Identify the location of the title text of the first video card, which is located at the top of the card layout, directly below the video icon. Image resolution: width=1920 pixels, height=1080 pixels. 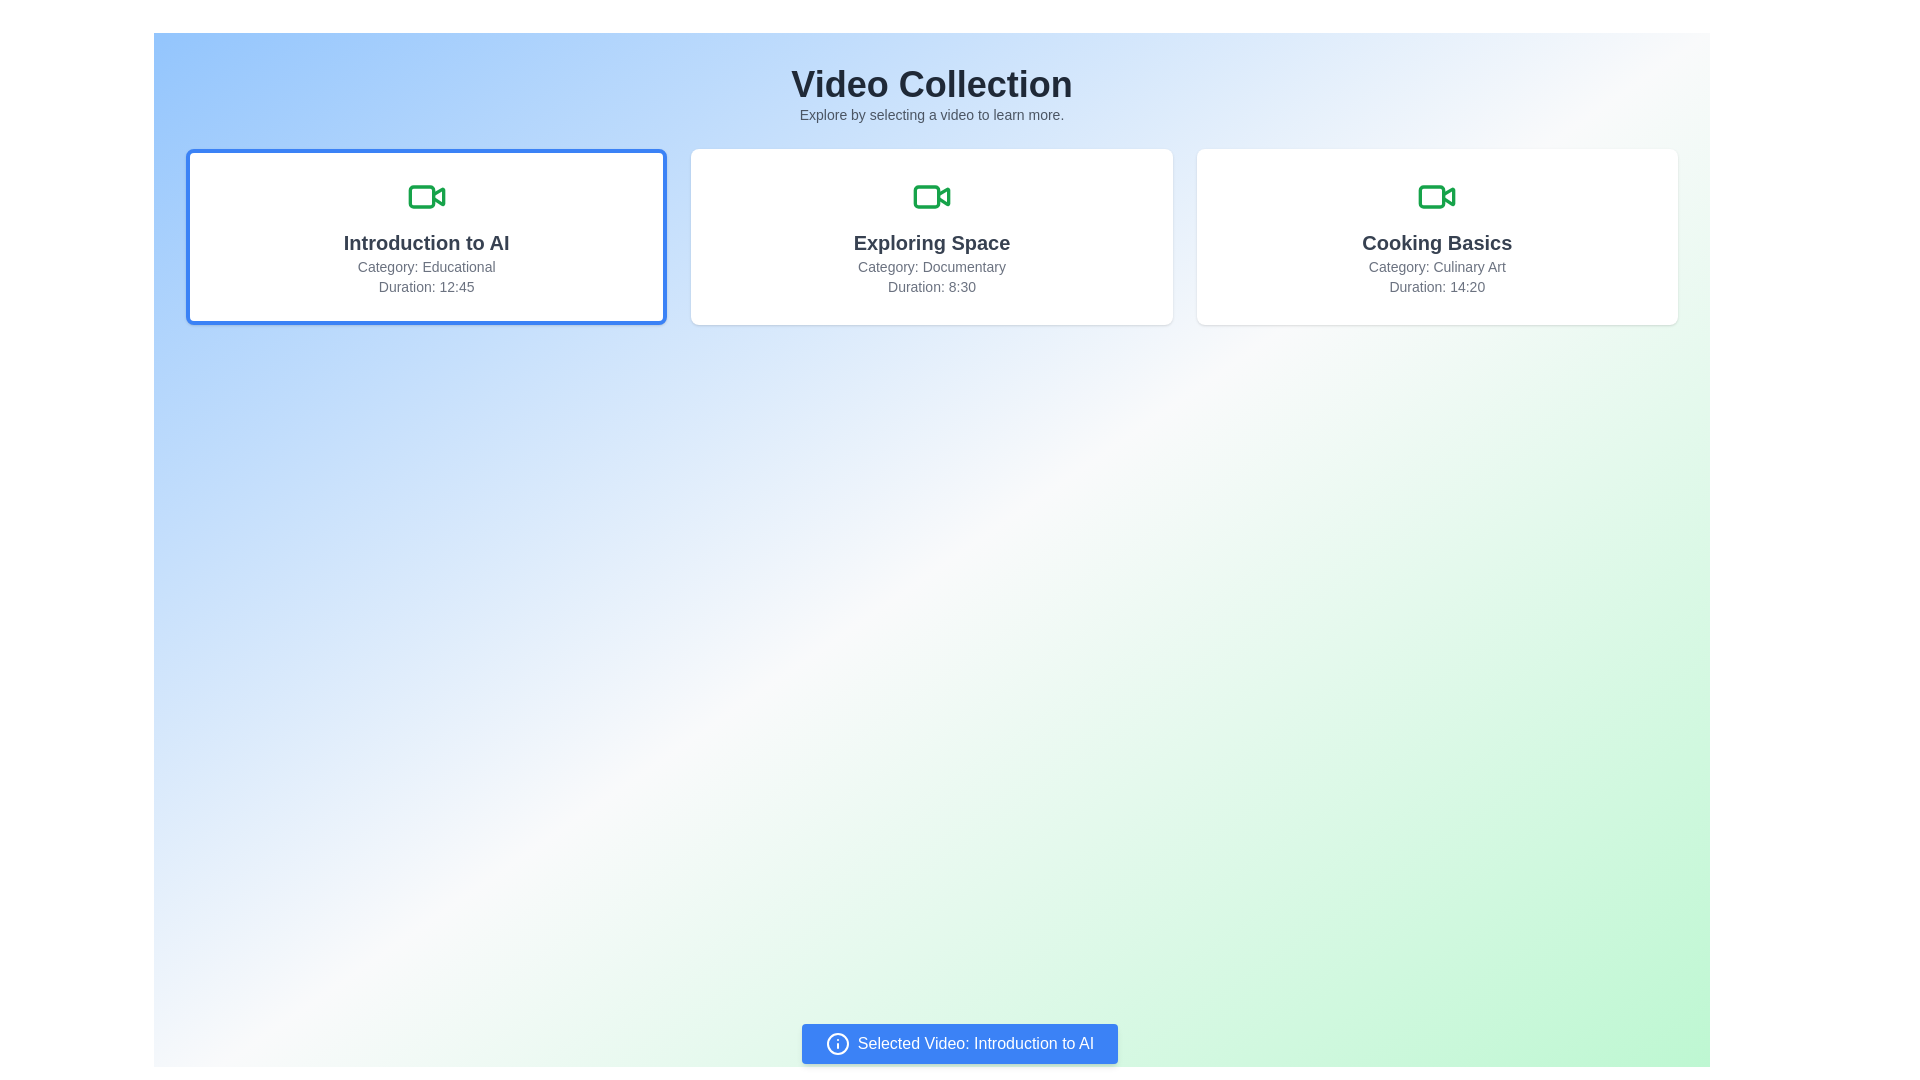
(425, 242).